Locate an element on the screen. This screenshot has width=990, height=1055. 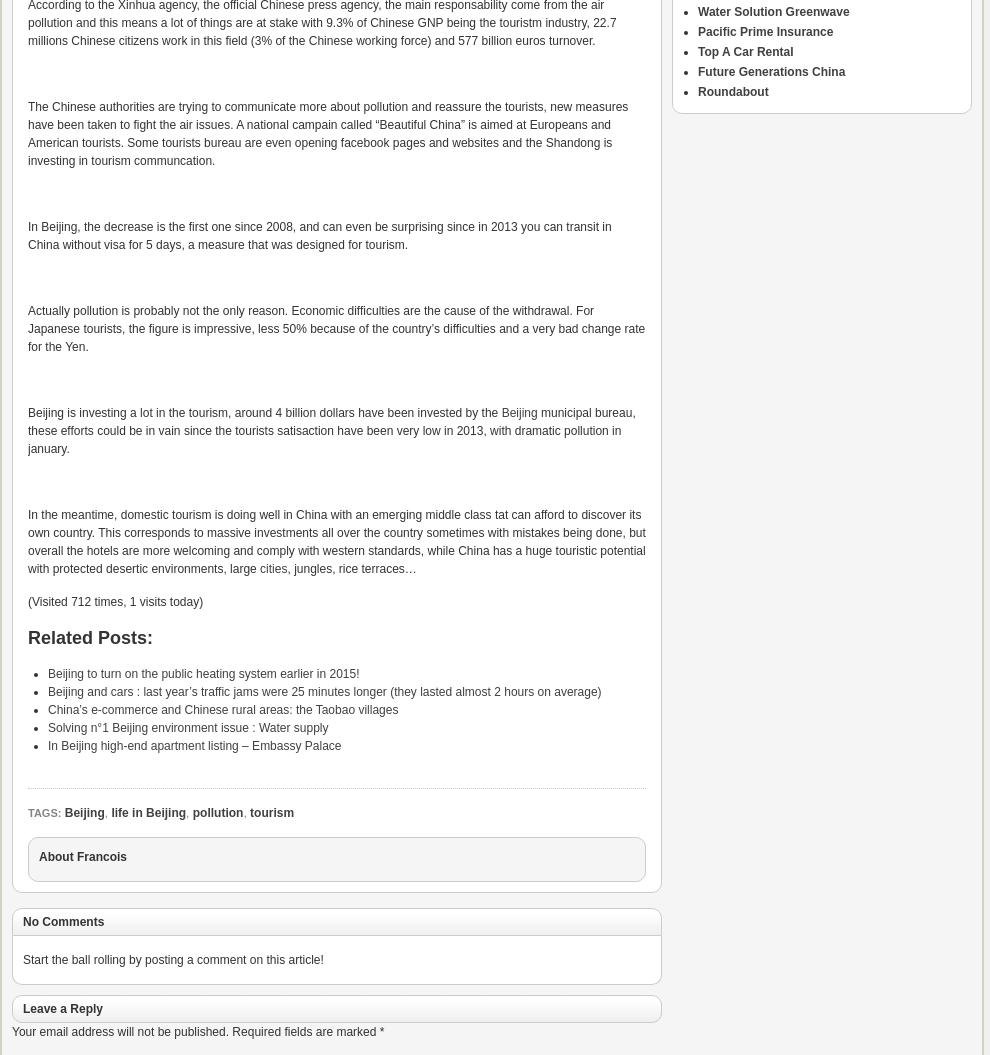
'Leave a Reply' is located at coordinates (62, 1008).